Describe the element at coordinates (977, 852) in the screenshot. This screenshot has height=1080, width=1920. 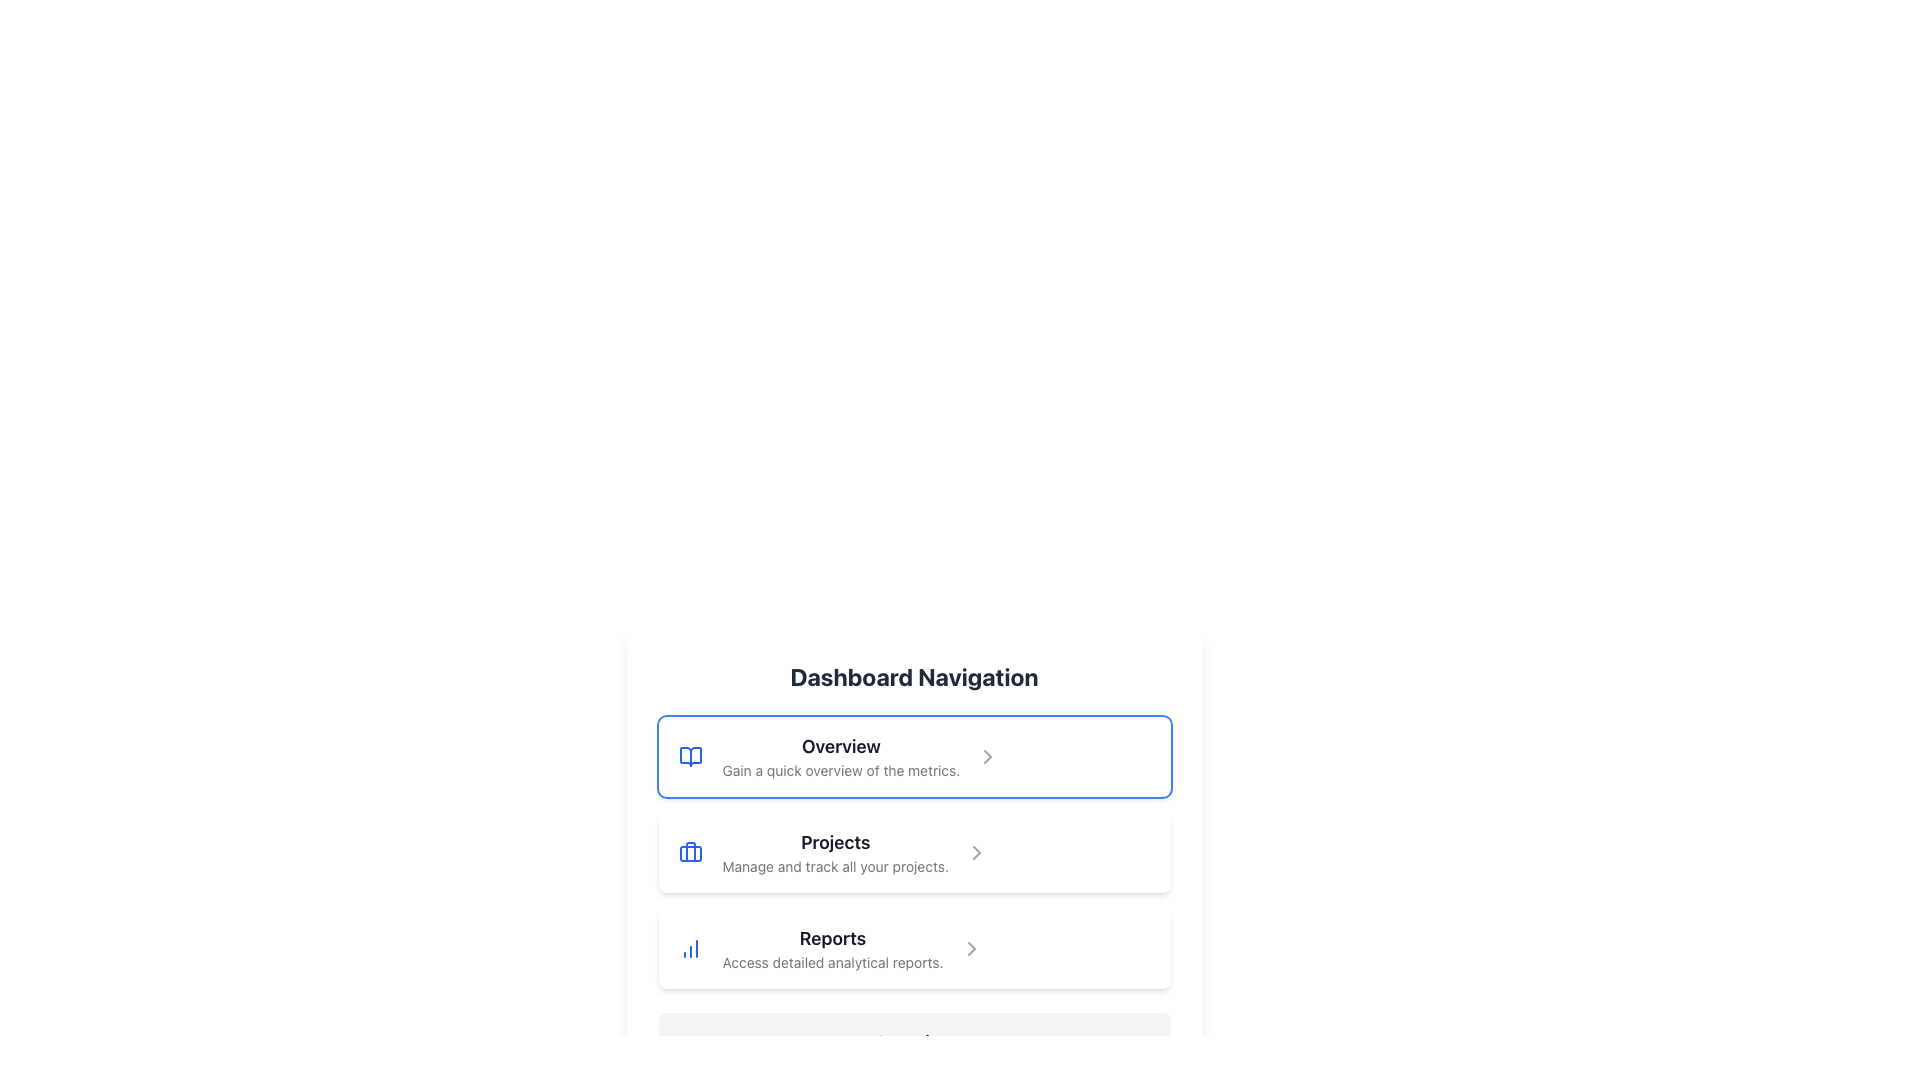
I see `the rightward-pointing chevron arrow icon located on the far-right side of the 'Projects' row in the 'Dashboard Navigation' section` at that location.